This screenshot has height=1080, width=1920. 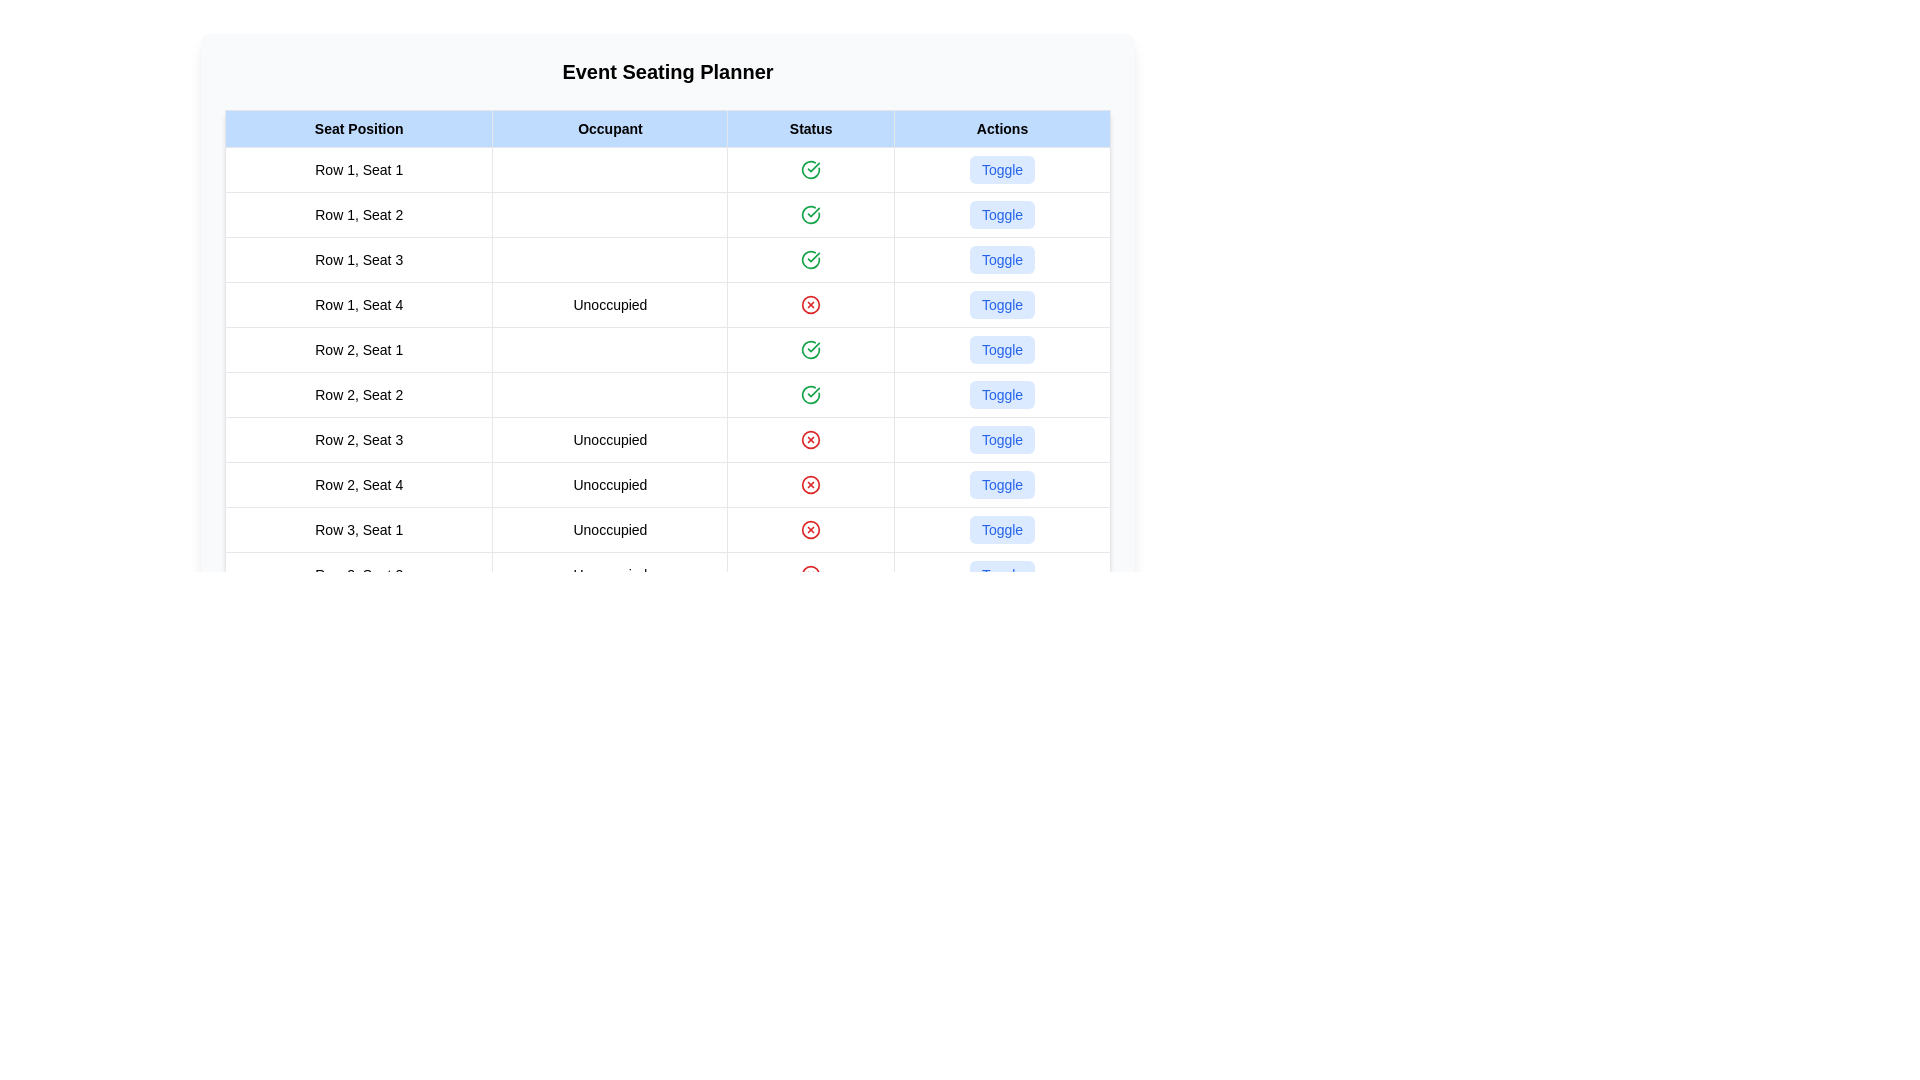 I want to click on the 'Toggle' button with rounded edges in blue text located in the last column under the 'Actions' header for 'Row 2, Seat 4' to change its background color, so click(x=1002, y=485).